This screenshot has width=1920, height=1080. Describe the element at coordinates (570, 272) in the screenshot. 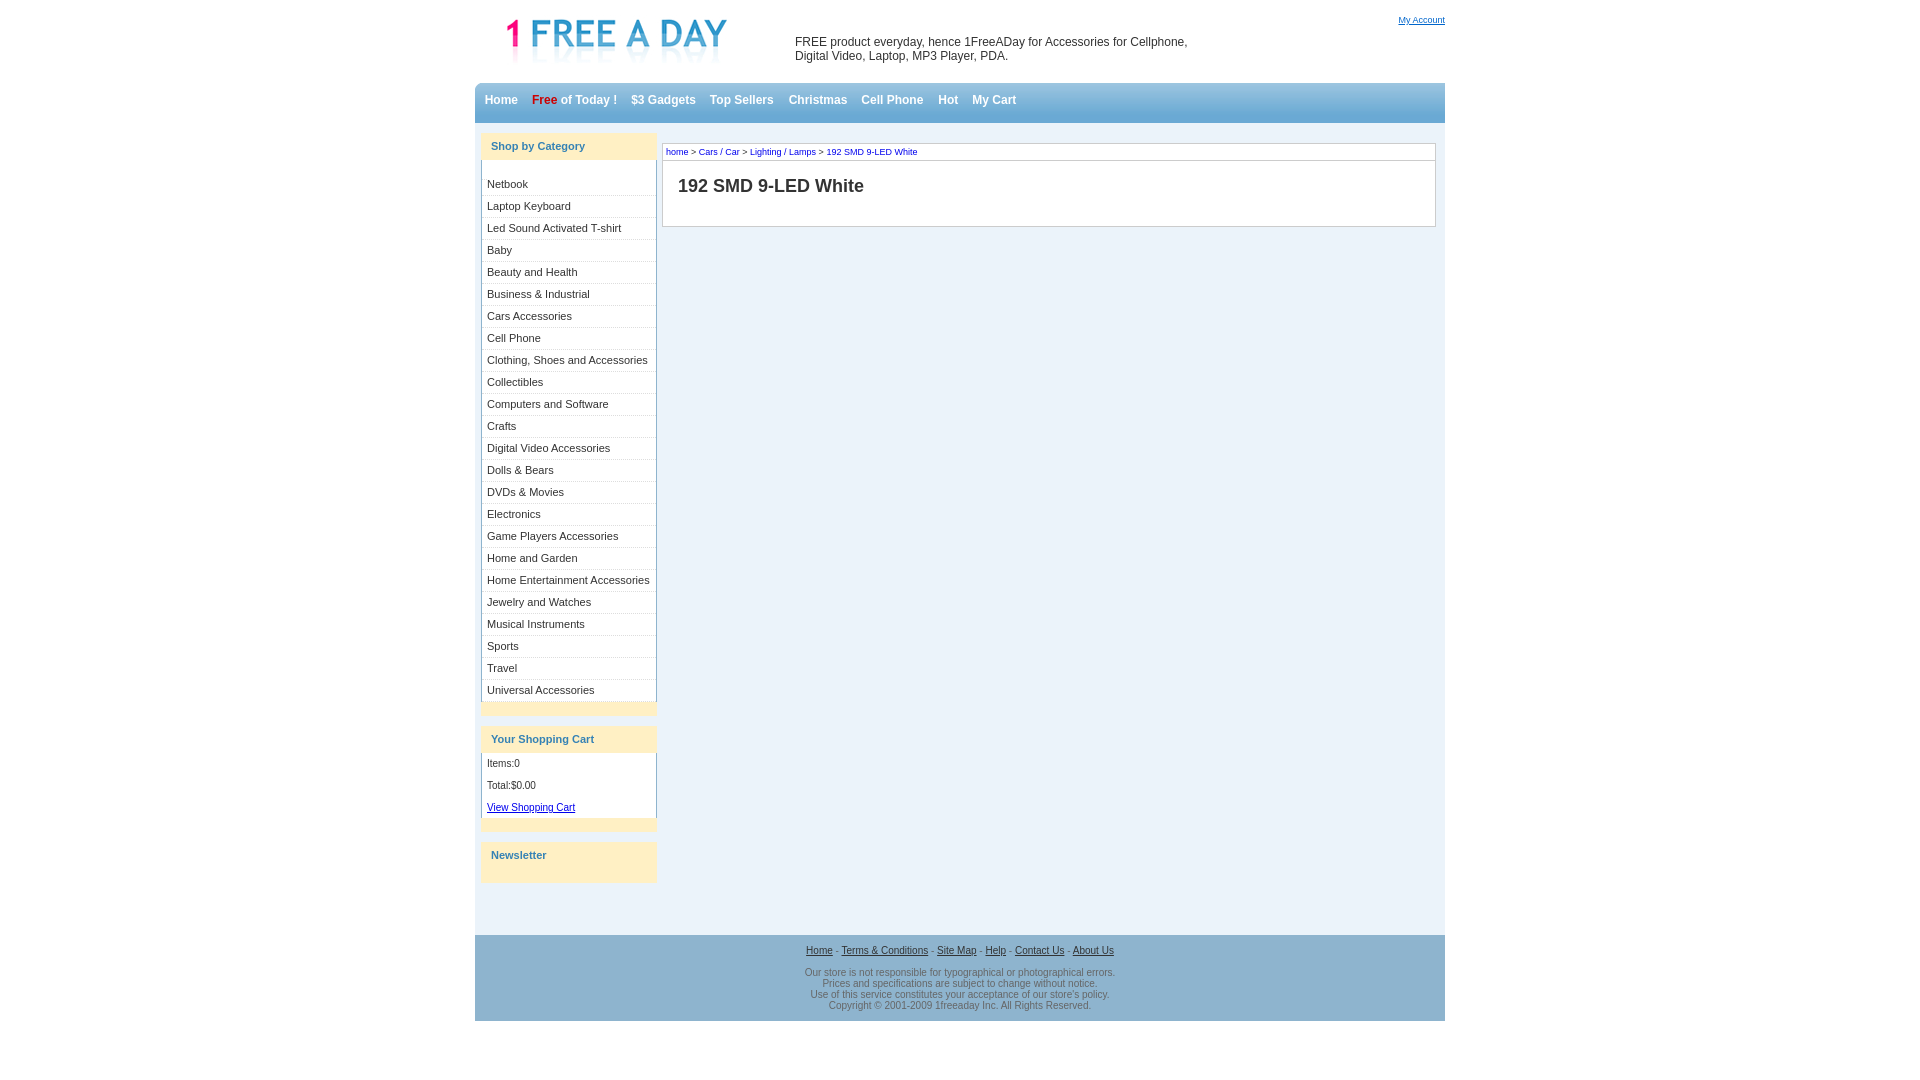

I see `'Beauty and Health'` at that location.